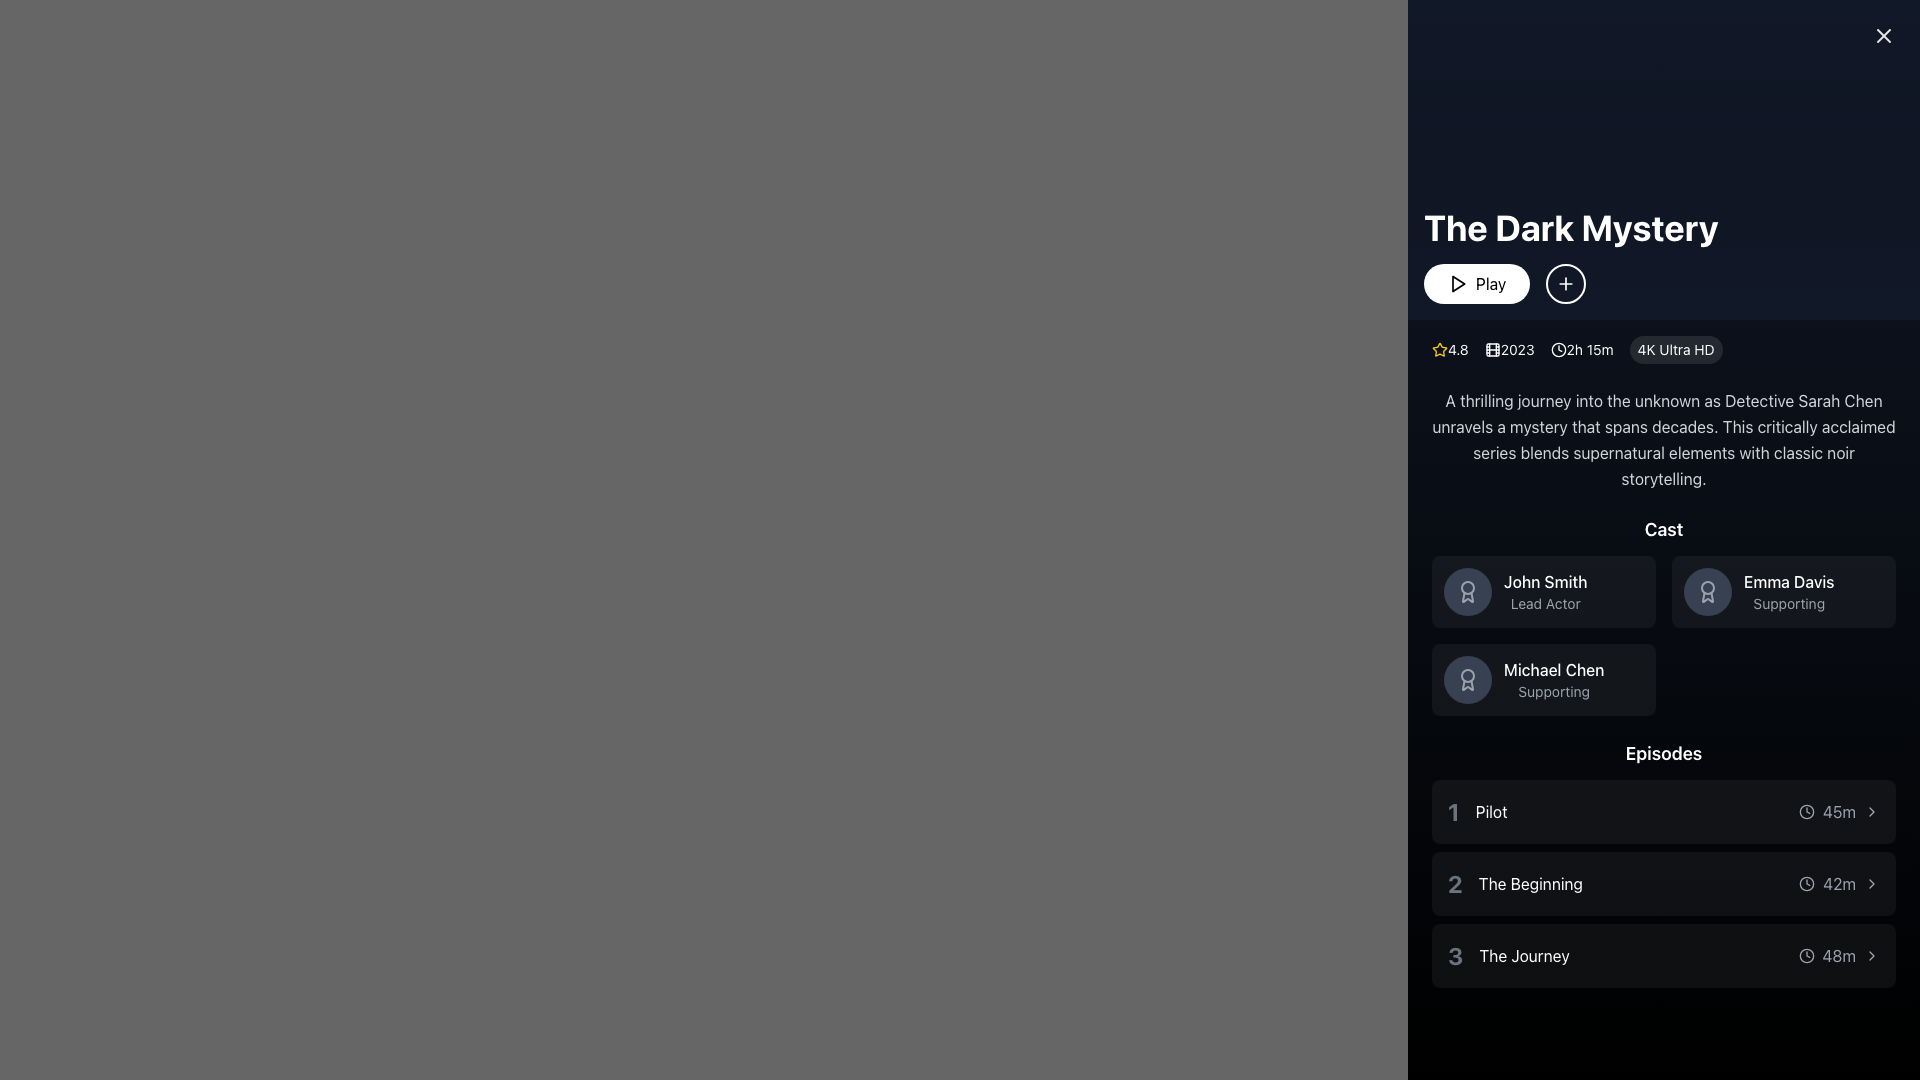 The height and width of the screenshot is (1080, 1920). Describe the element at coordinates (1543, 678) in the screenshot. I see `the Information Tile containing 'Michael Chen' to show options` at that location.